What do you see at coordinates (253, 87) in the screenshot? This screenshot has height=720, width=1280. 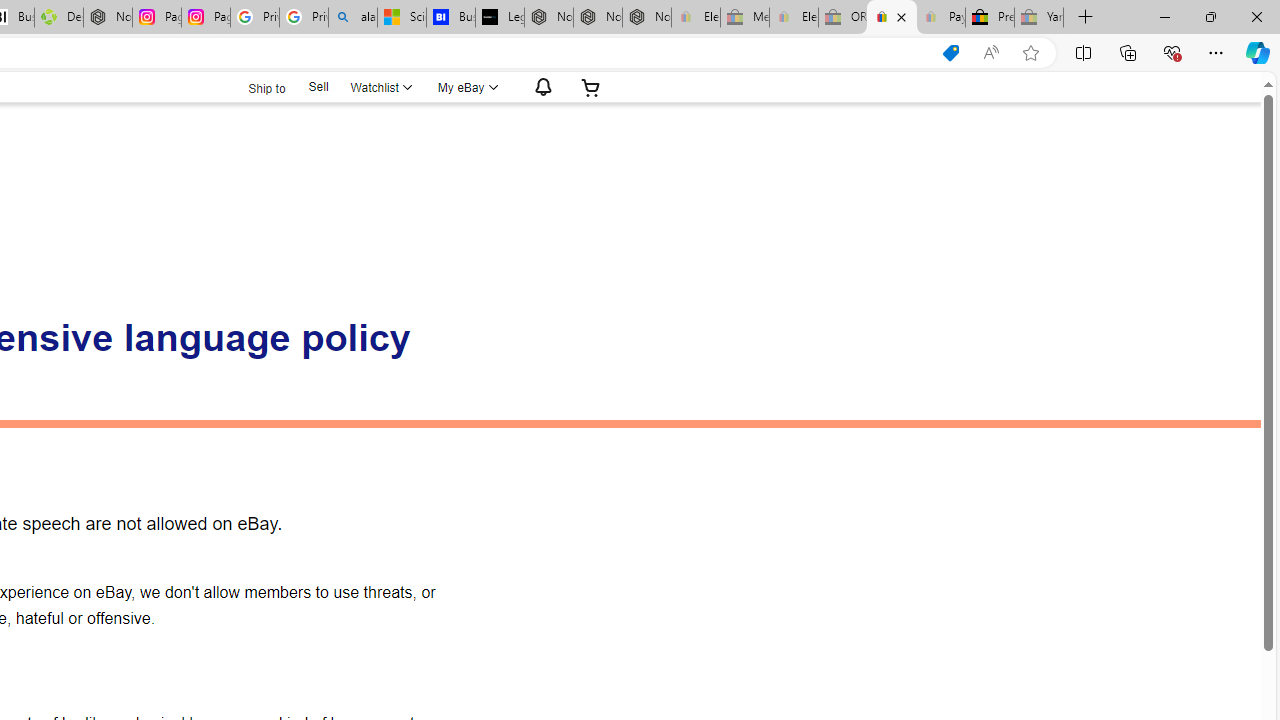 I see `'Ship to'` at bounding box center [253, 87].